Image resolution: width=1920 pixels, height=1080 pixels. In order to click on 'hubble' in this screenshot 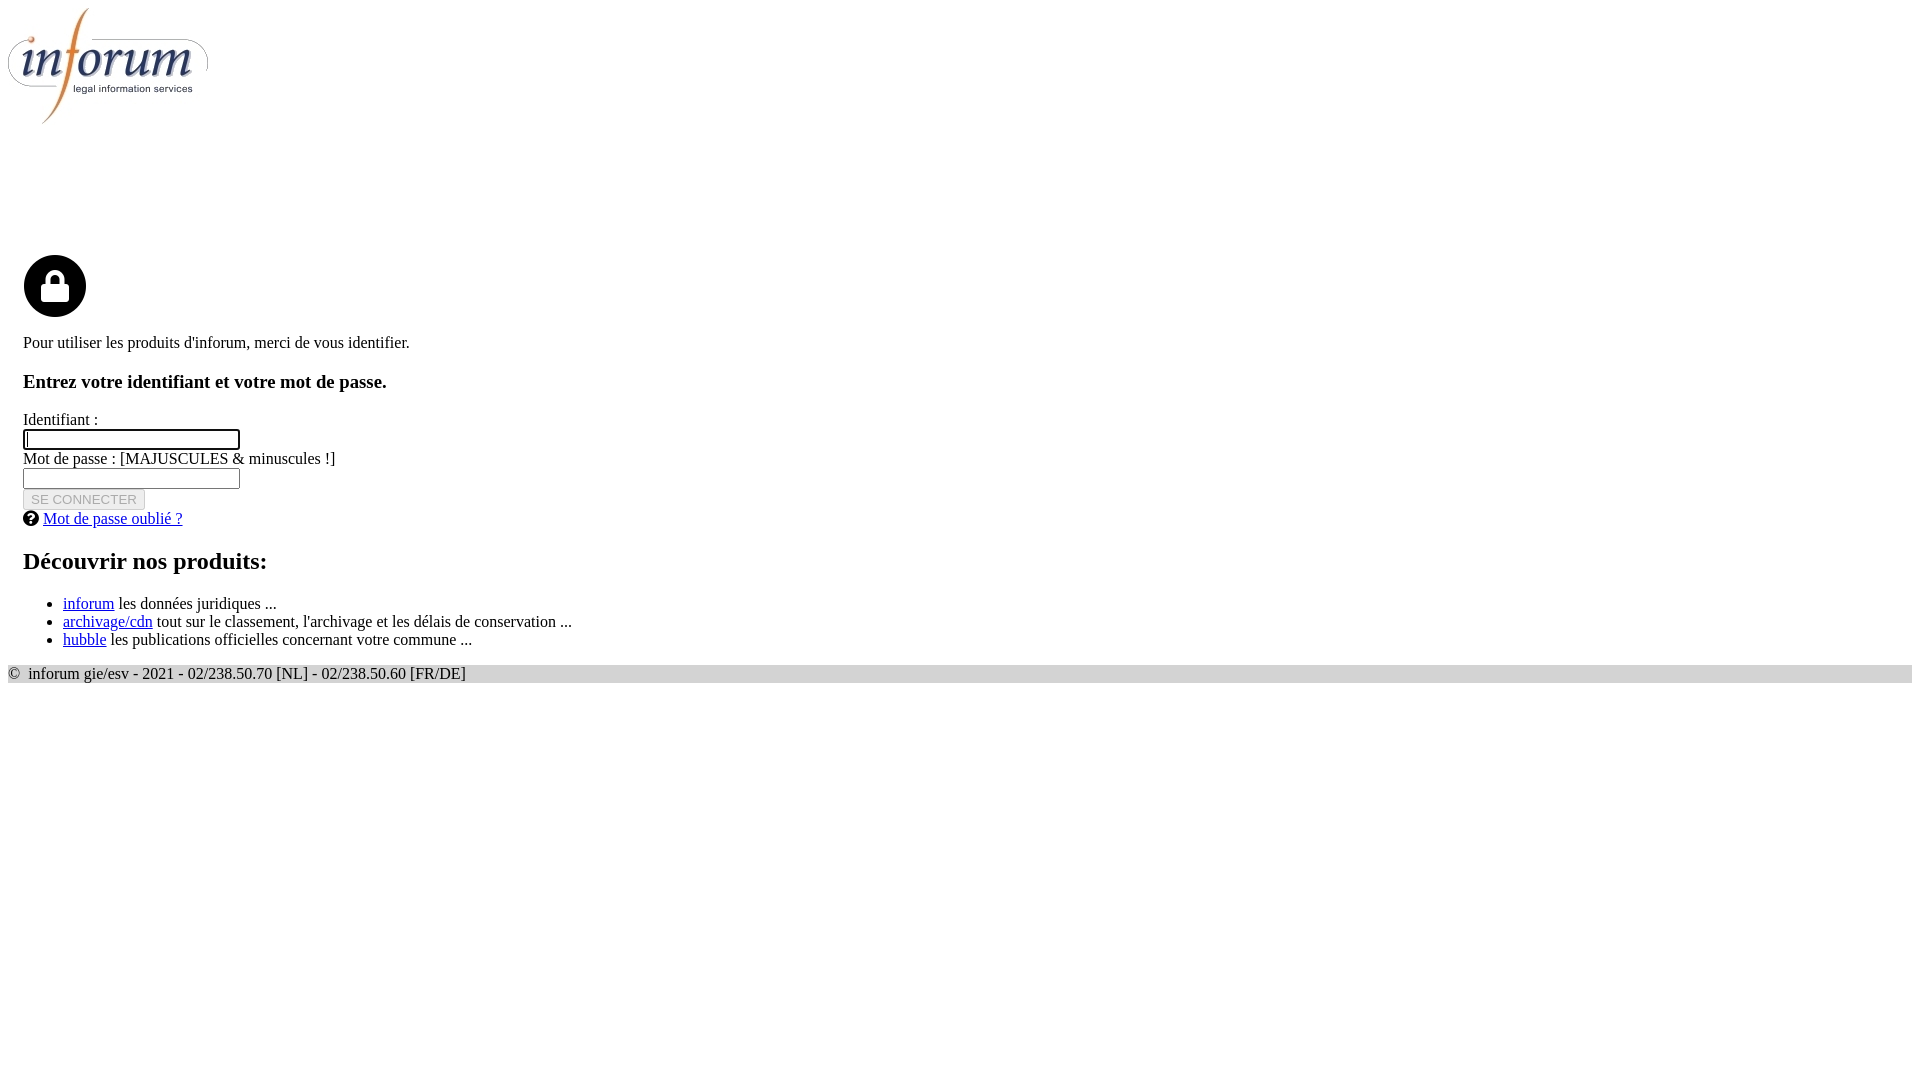, I will do `click(62, 639)`.